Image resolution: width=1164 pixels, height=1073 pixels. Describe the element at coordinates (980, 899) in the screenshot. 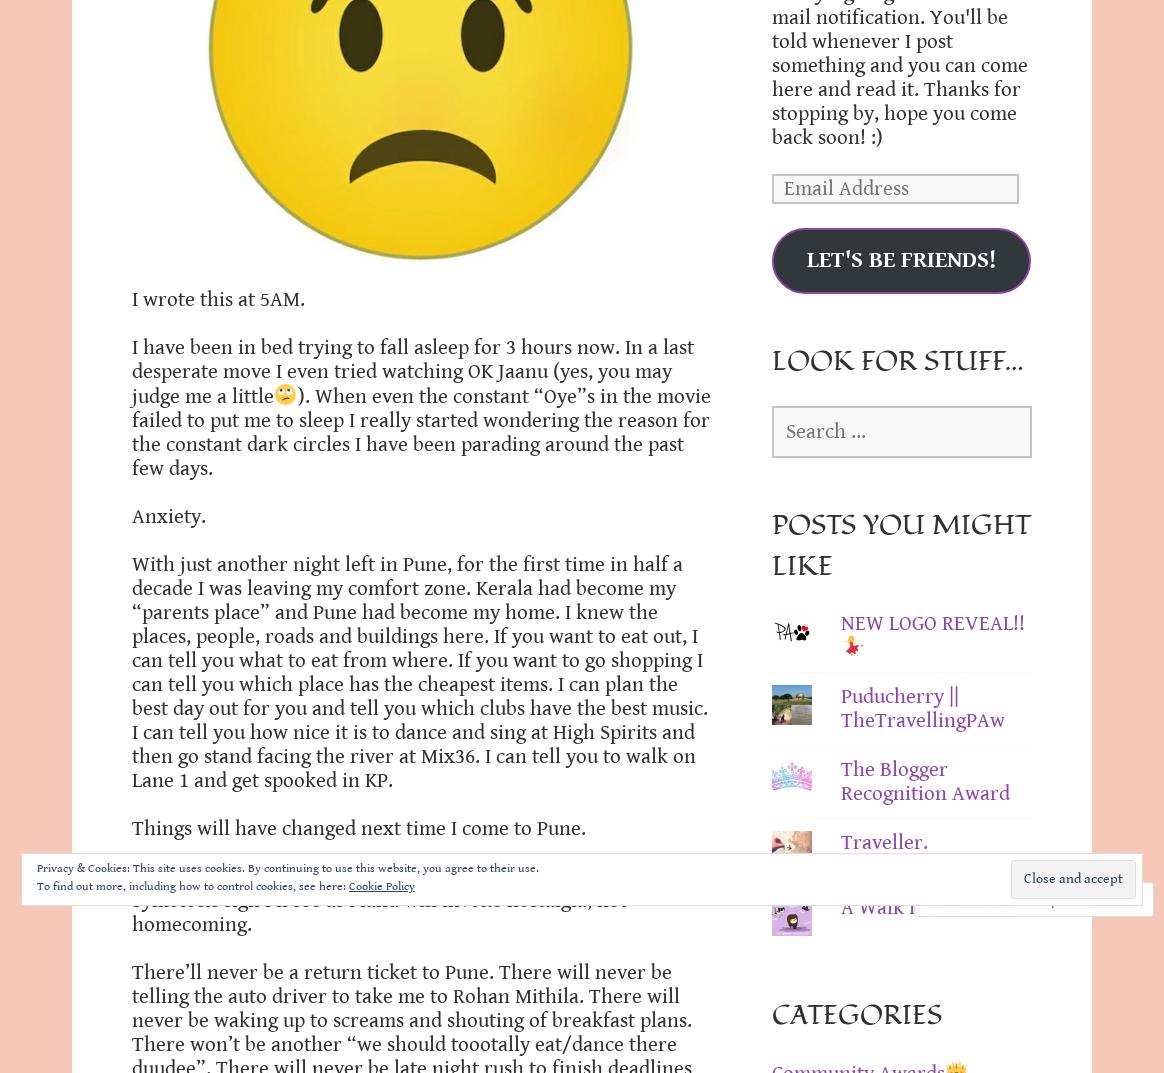

I see `'Comment'` at that location.